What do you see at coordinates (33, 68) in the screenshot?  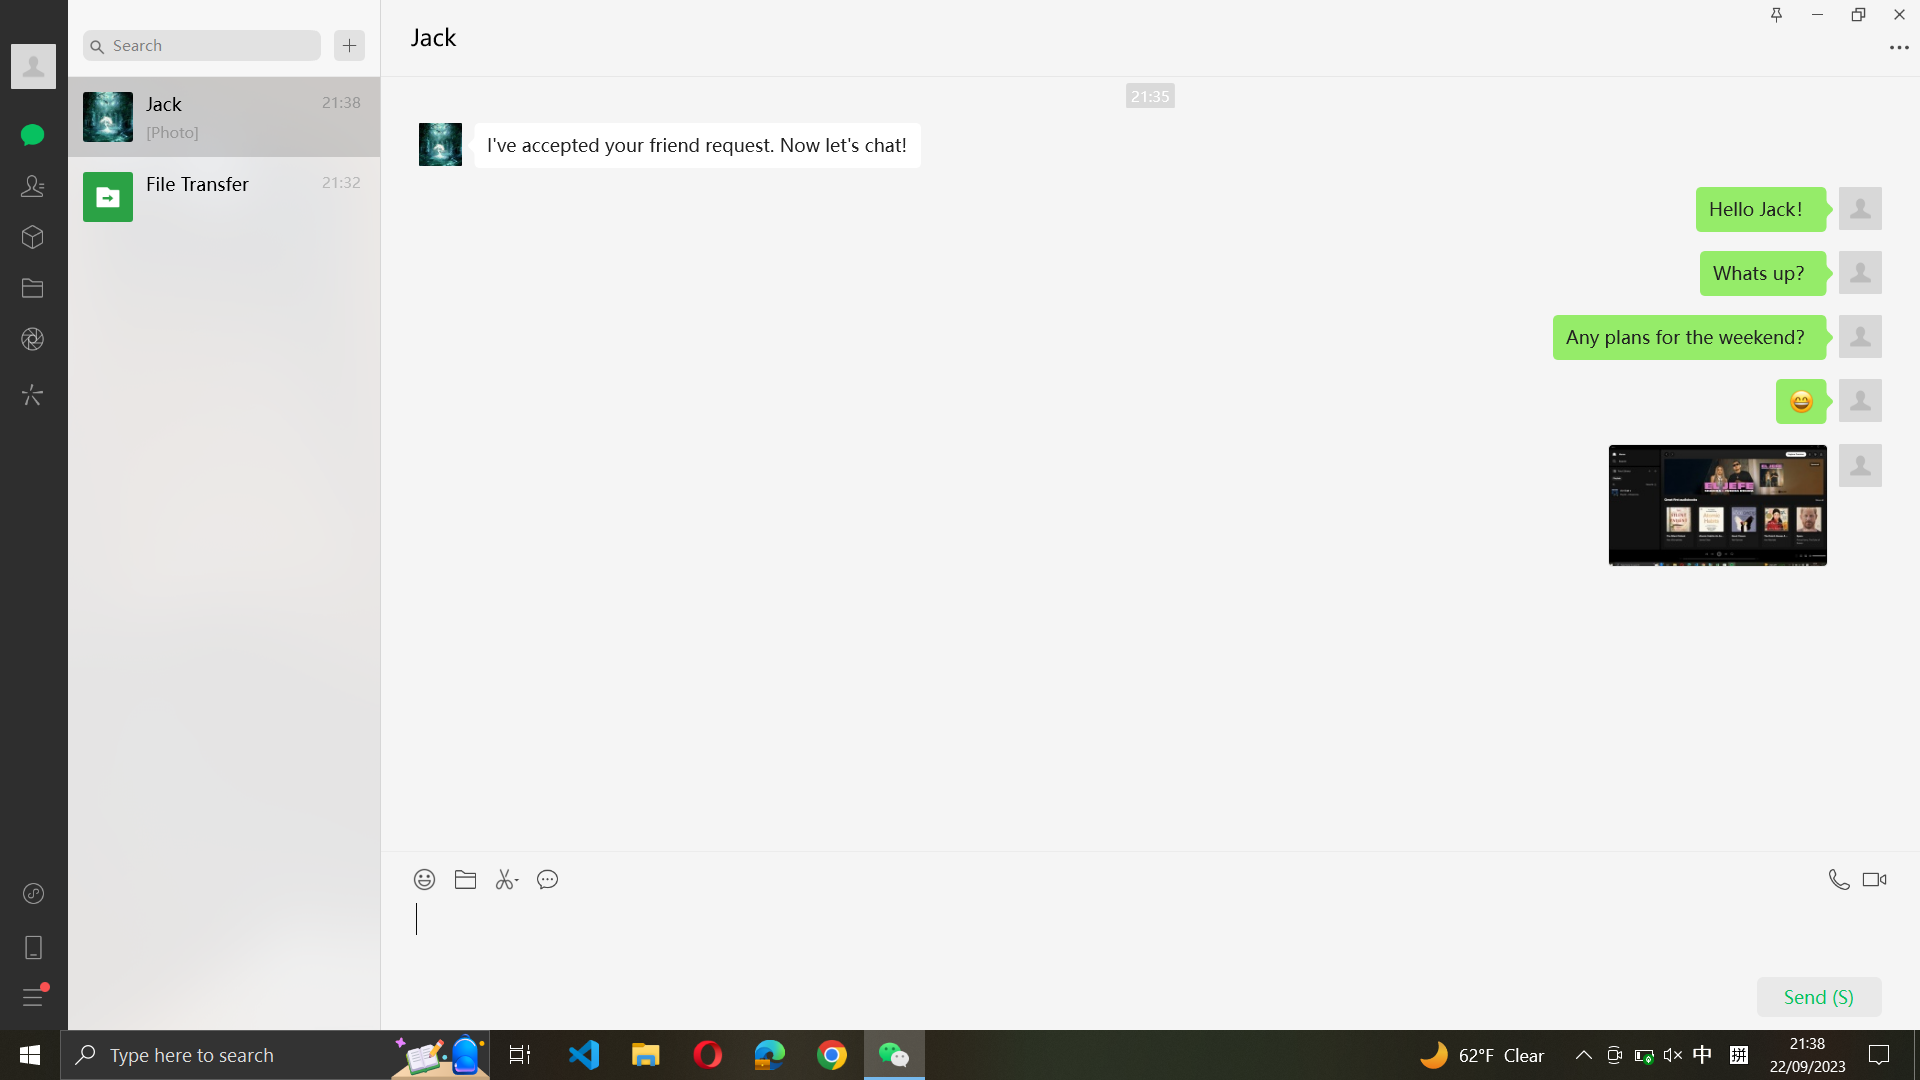 I see `Expand Jack"s profile` at bounding box center [33, 68].